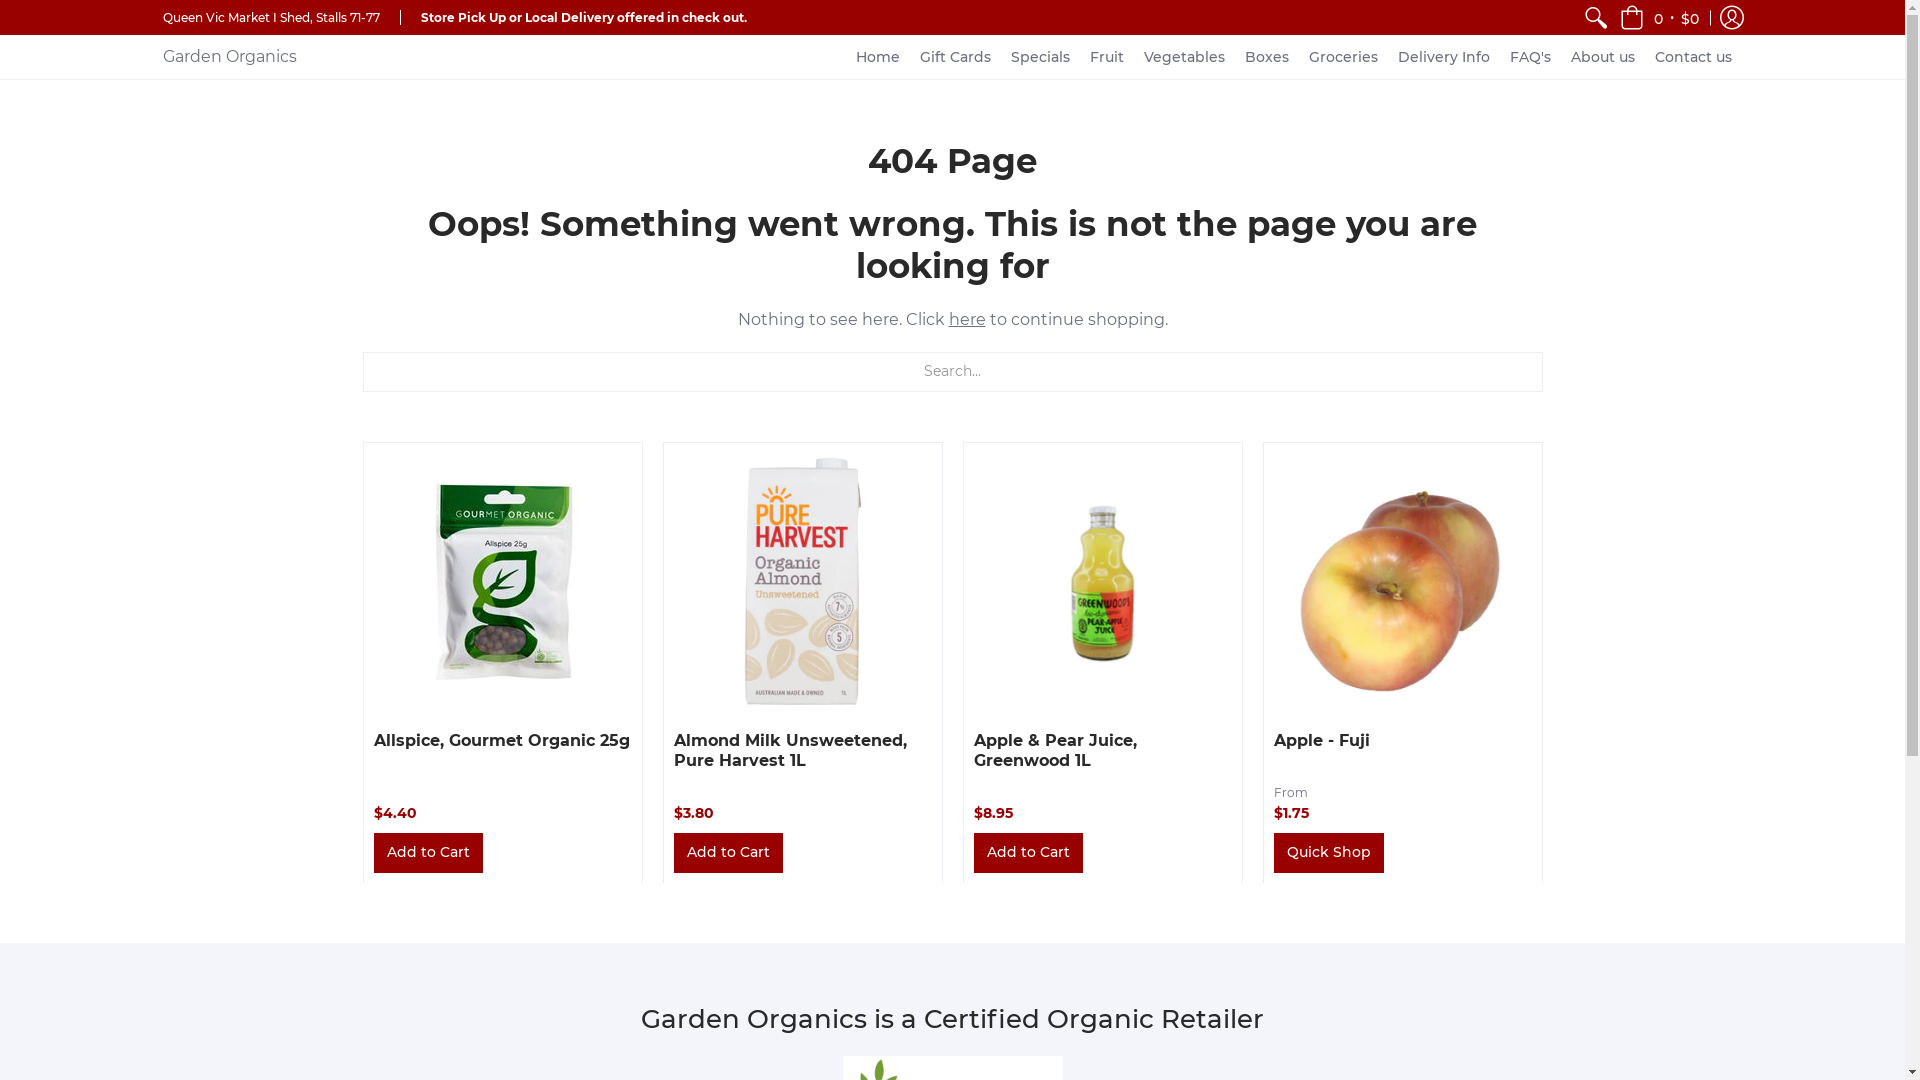 The image size is (1920, 1080). Describe the element at coordinates (1692, 56) in the screenshot. I see `'Contact us'` at that location.